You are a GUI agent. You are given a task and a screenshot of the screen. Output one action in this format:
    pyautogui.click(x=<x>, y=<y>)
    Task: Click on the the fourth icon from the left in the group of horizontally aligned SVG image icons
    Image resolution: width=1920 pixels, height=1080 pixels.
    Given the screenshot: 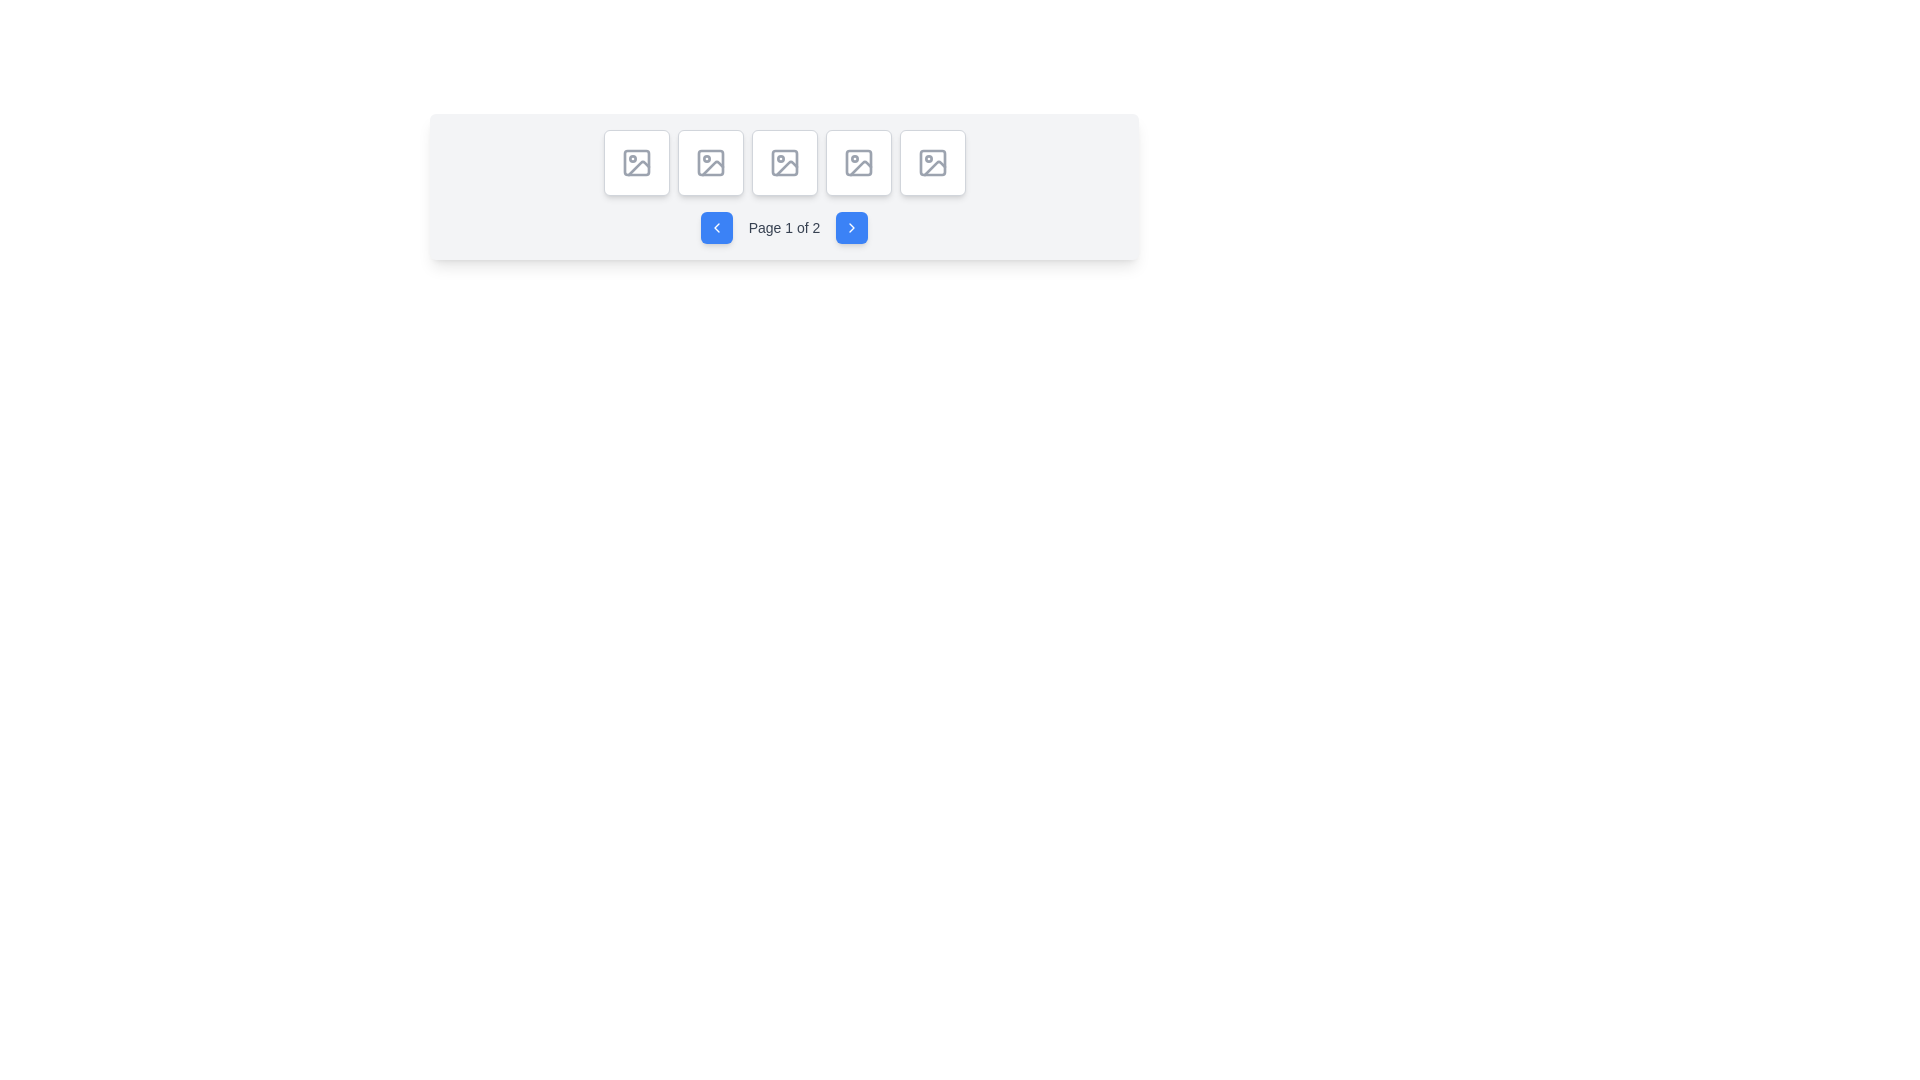 What is the action you would take?
    pyautogui.click(x=858, y=161)
    